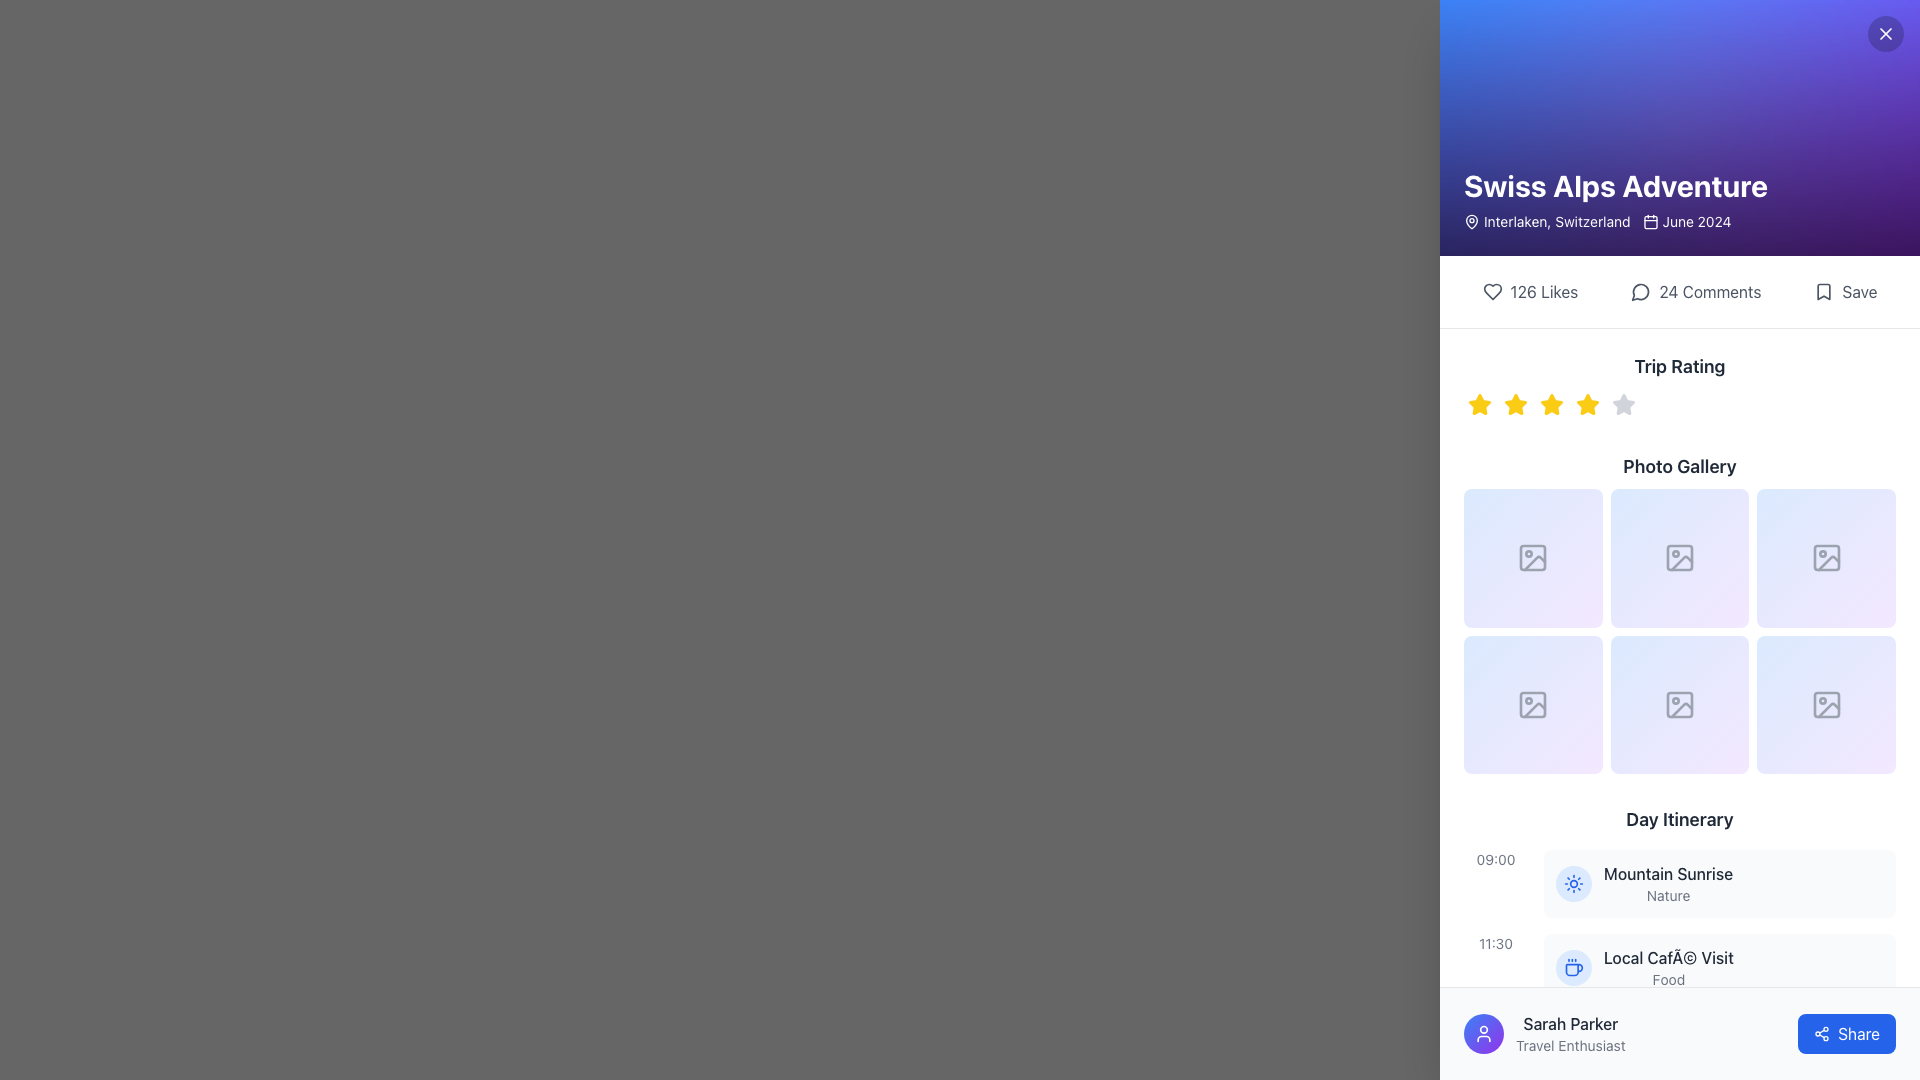 The width and height of the screenshot is (1920, 1080). I want to click on the image placeholder in the top-right position of the 3x3 grid in the 'Photo Gallery' section, so click(1826, 558).